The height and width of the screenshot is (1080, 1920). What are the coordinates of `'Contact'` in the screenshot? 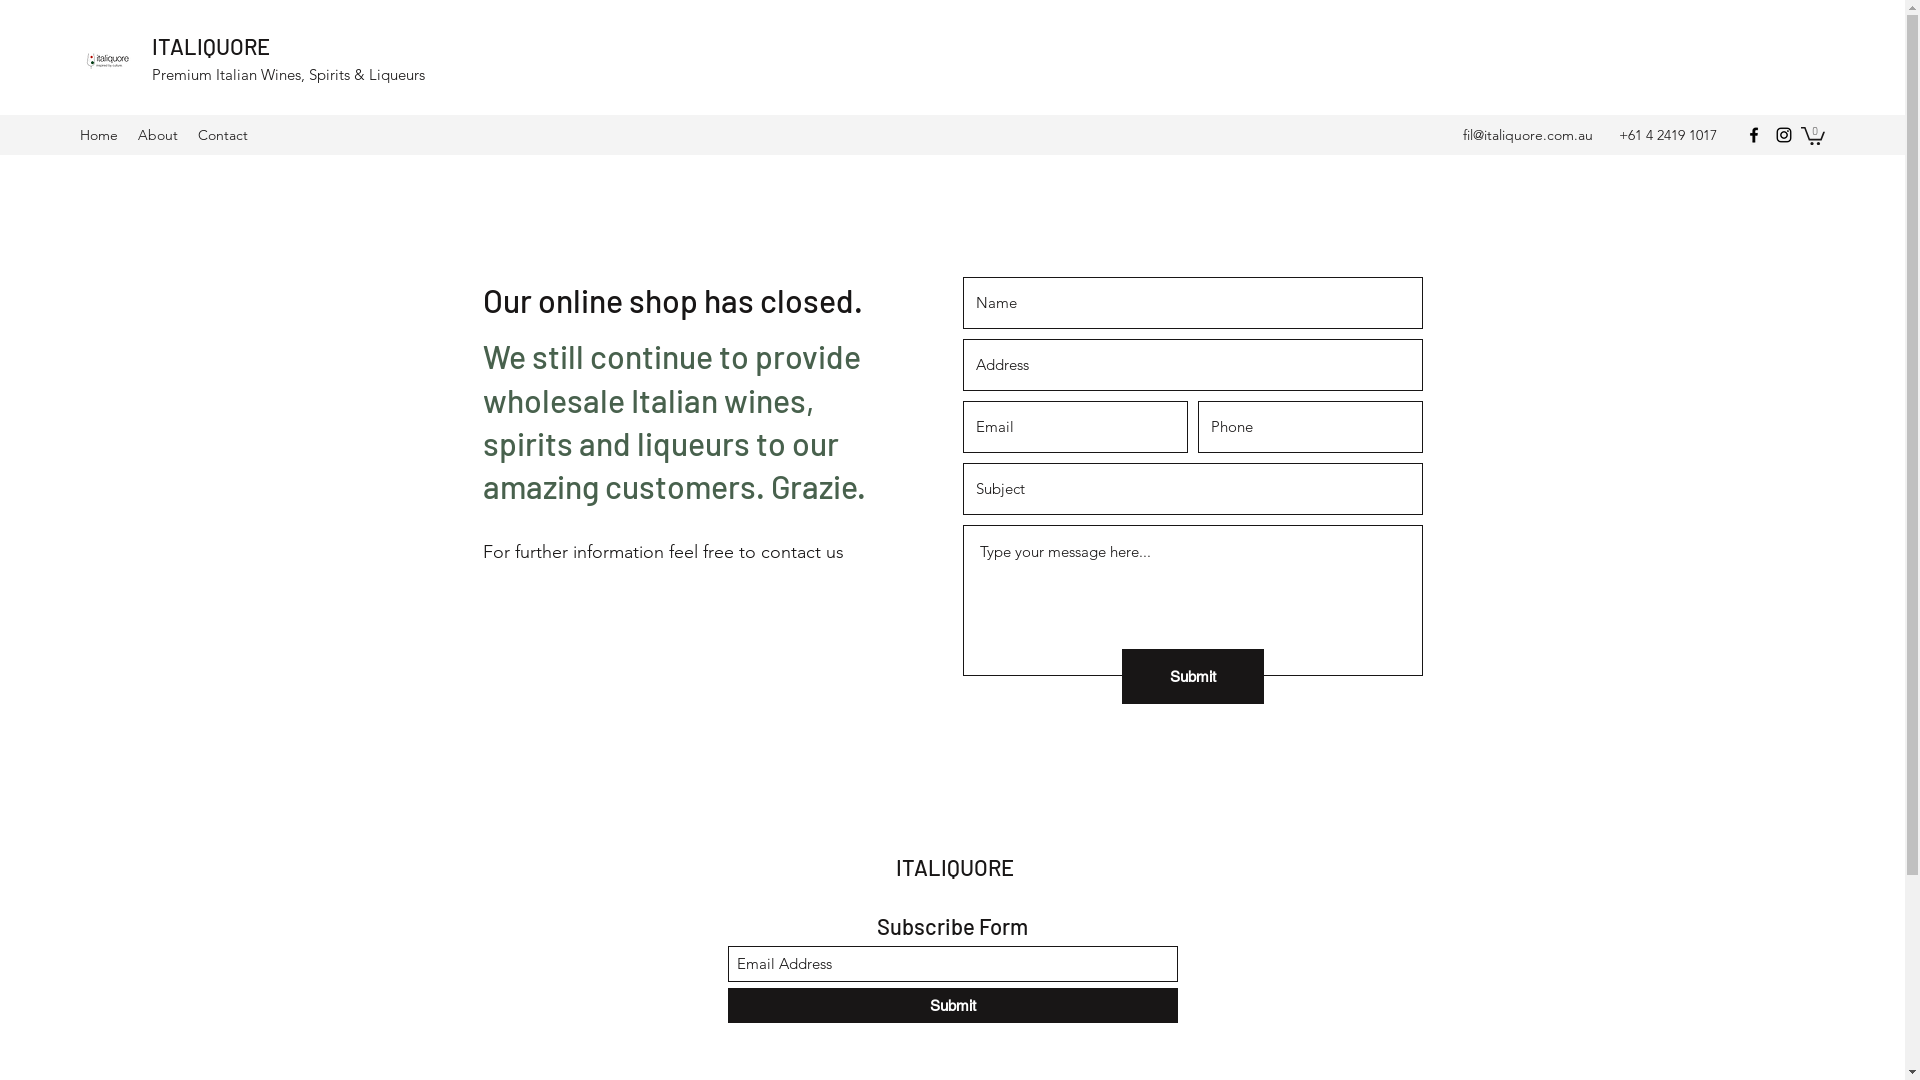 It's located at (187, 135).